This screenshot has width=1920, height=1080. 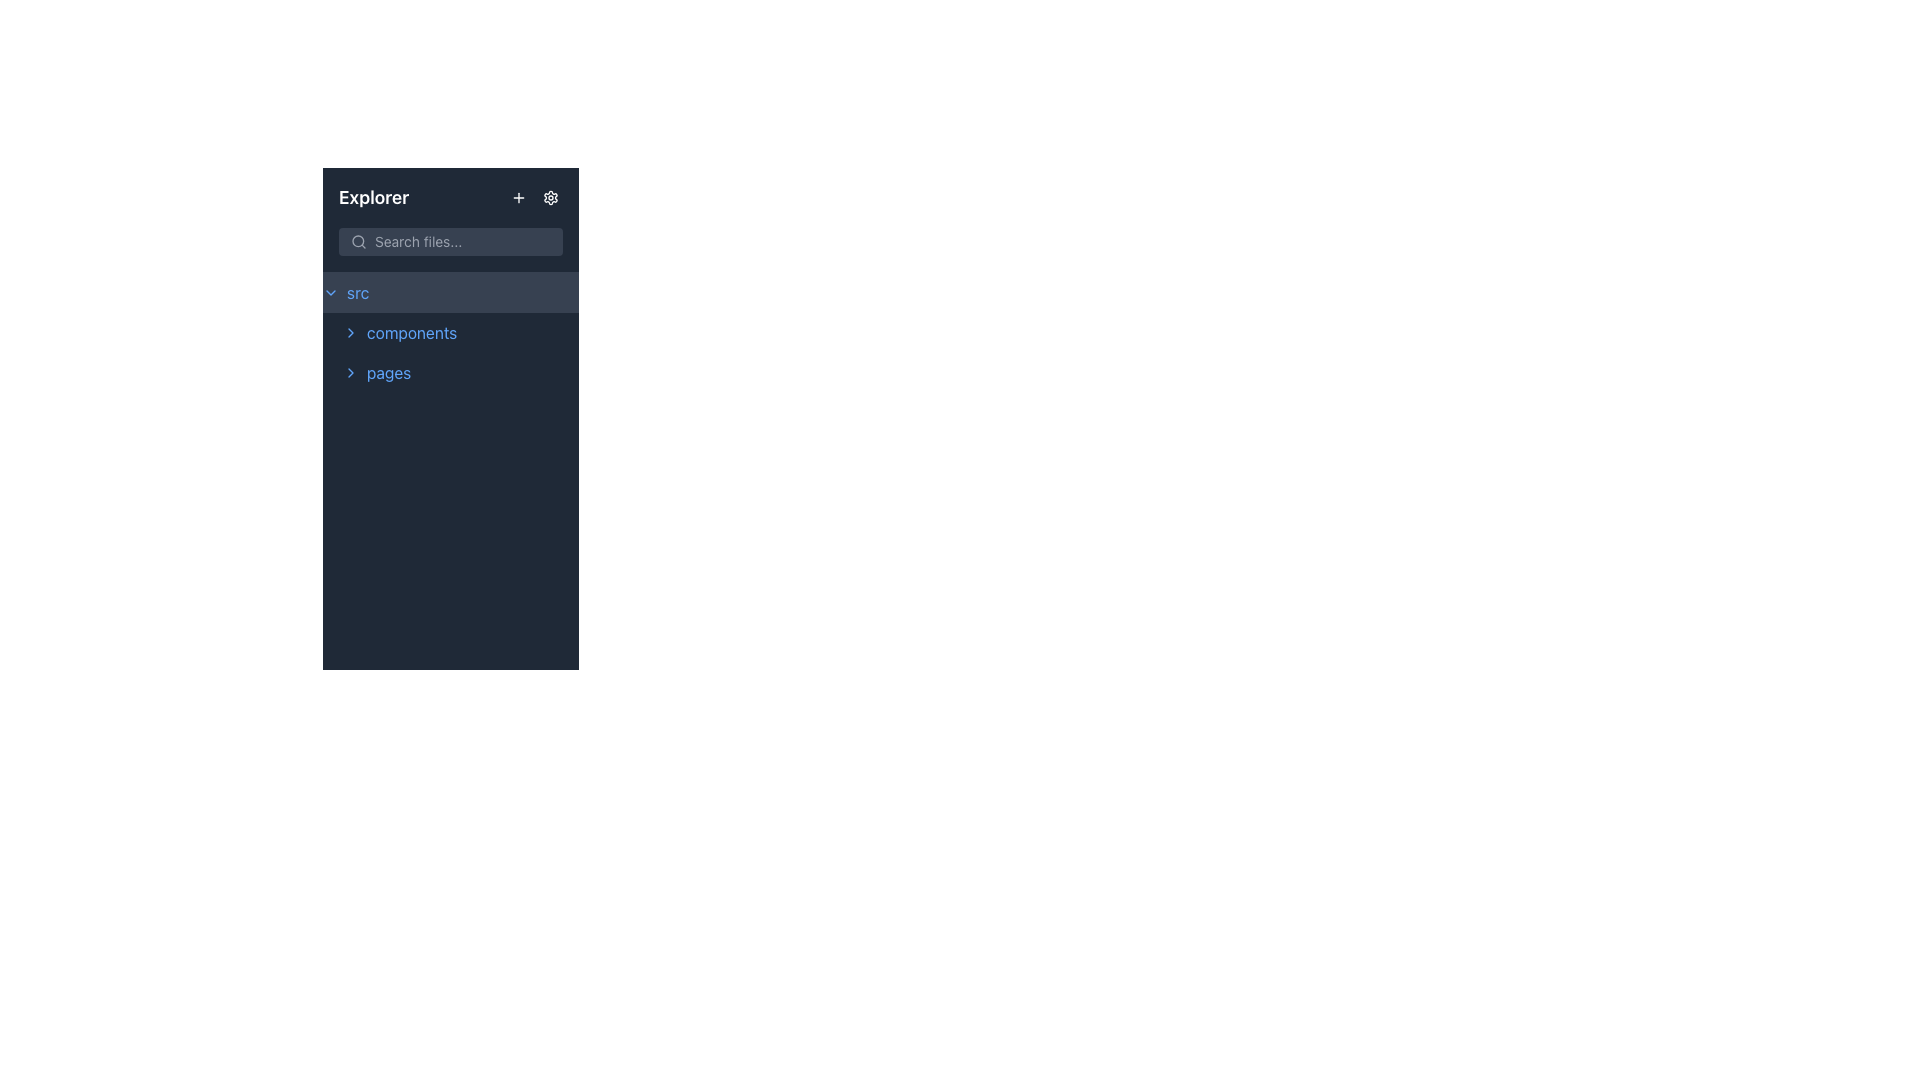 What do you see at coordinates (411, 331) in the screenshot?
I see `the text label displaying 'components' in the file navigation interface` at bounding box center [411, 331].